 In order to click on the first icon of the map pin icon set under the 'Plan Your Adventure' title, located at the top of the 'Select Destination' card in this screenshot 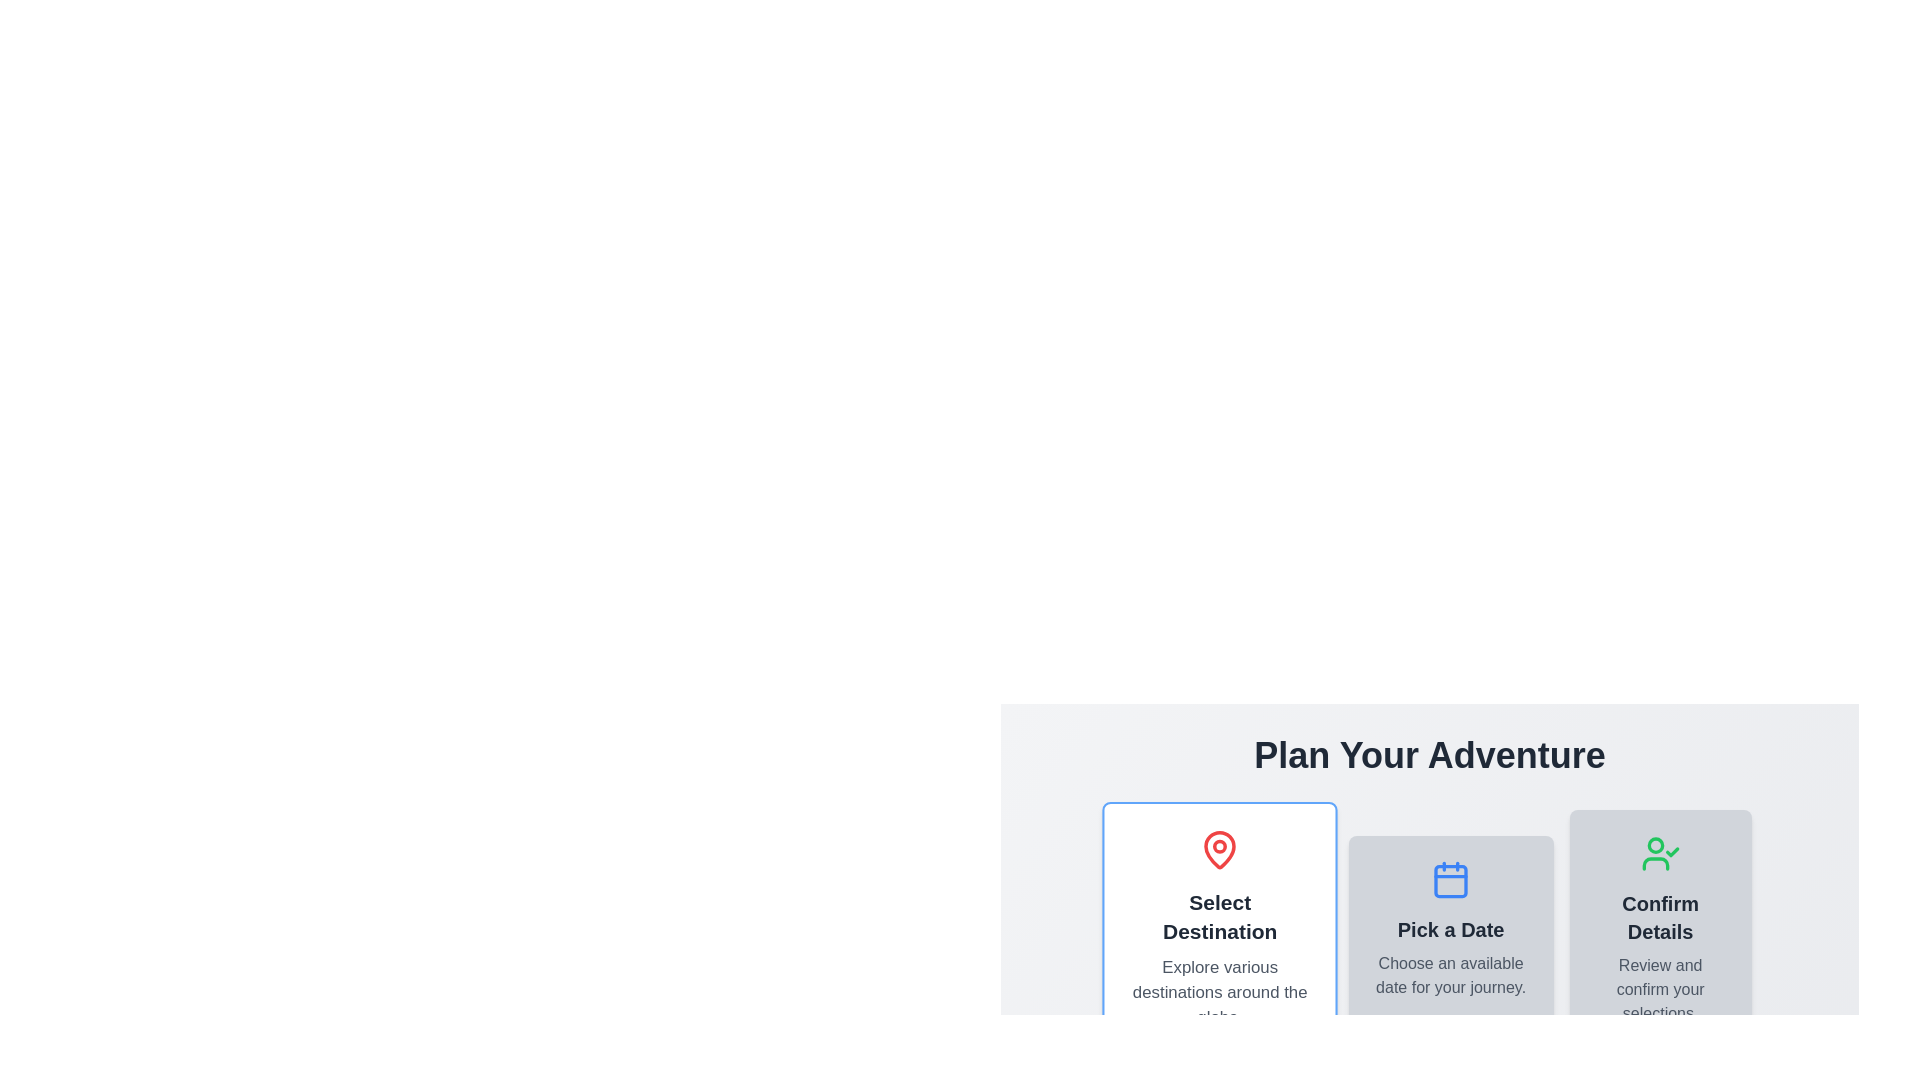, I will do `click(1219, 850)`.